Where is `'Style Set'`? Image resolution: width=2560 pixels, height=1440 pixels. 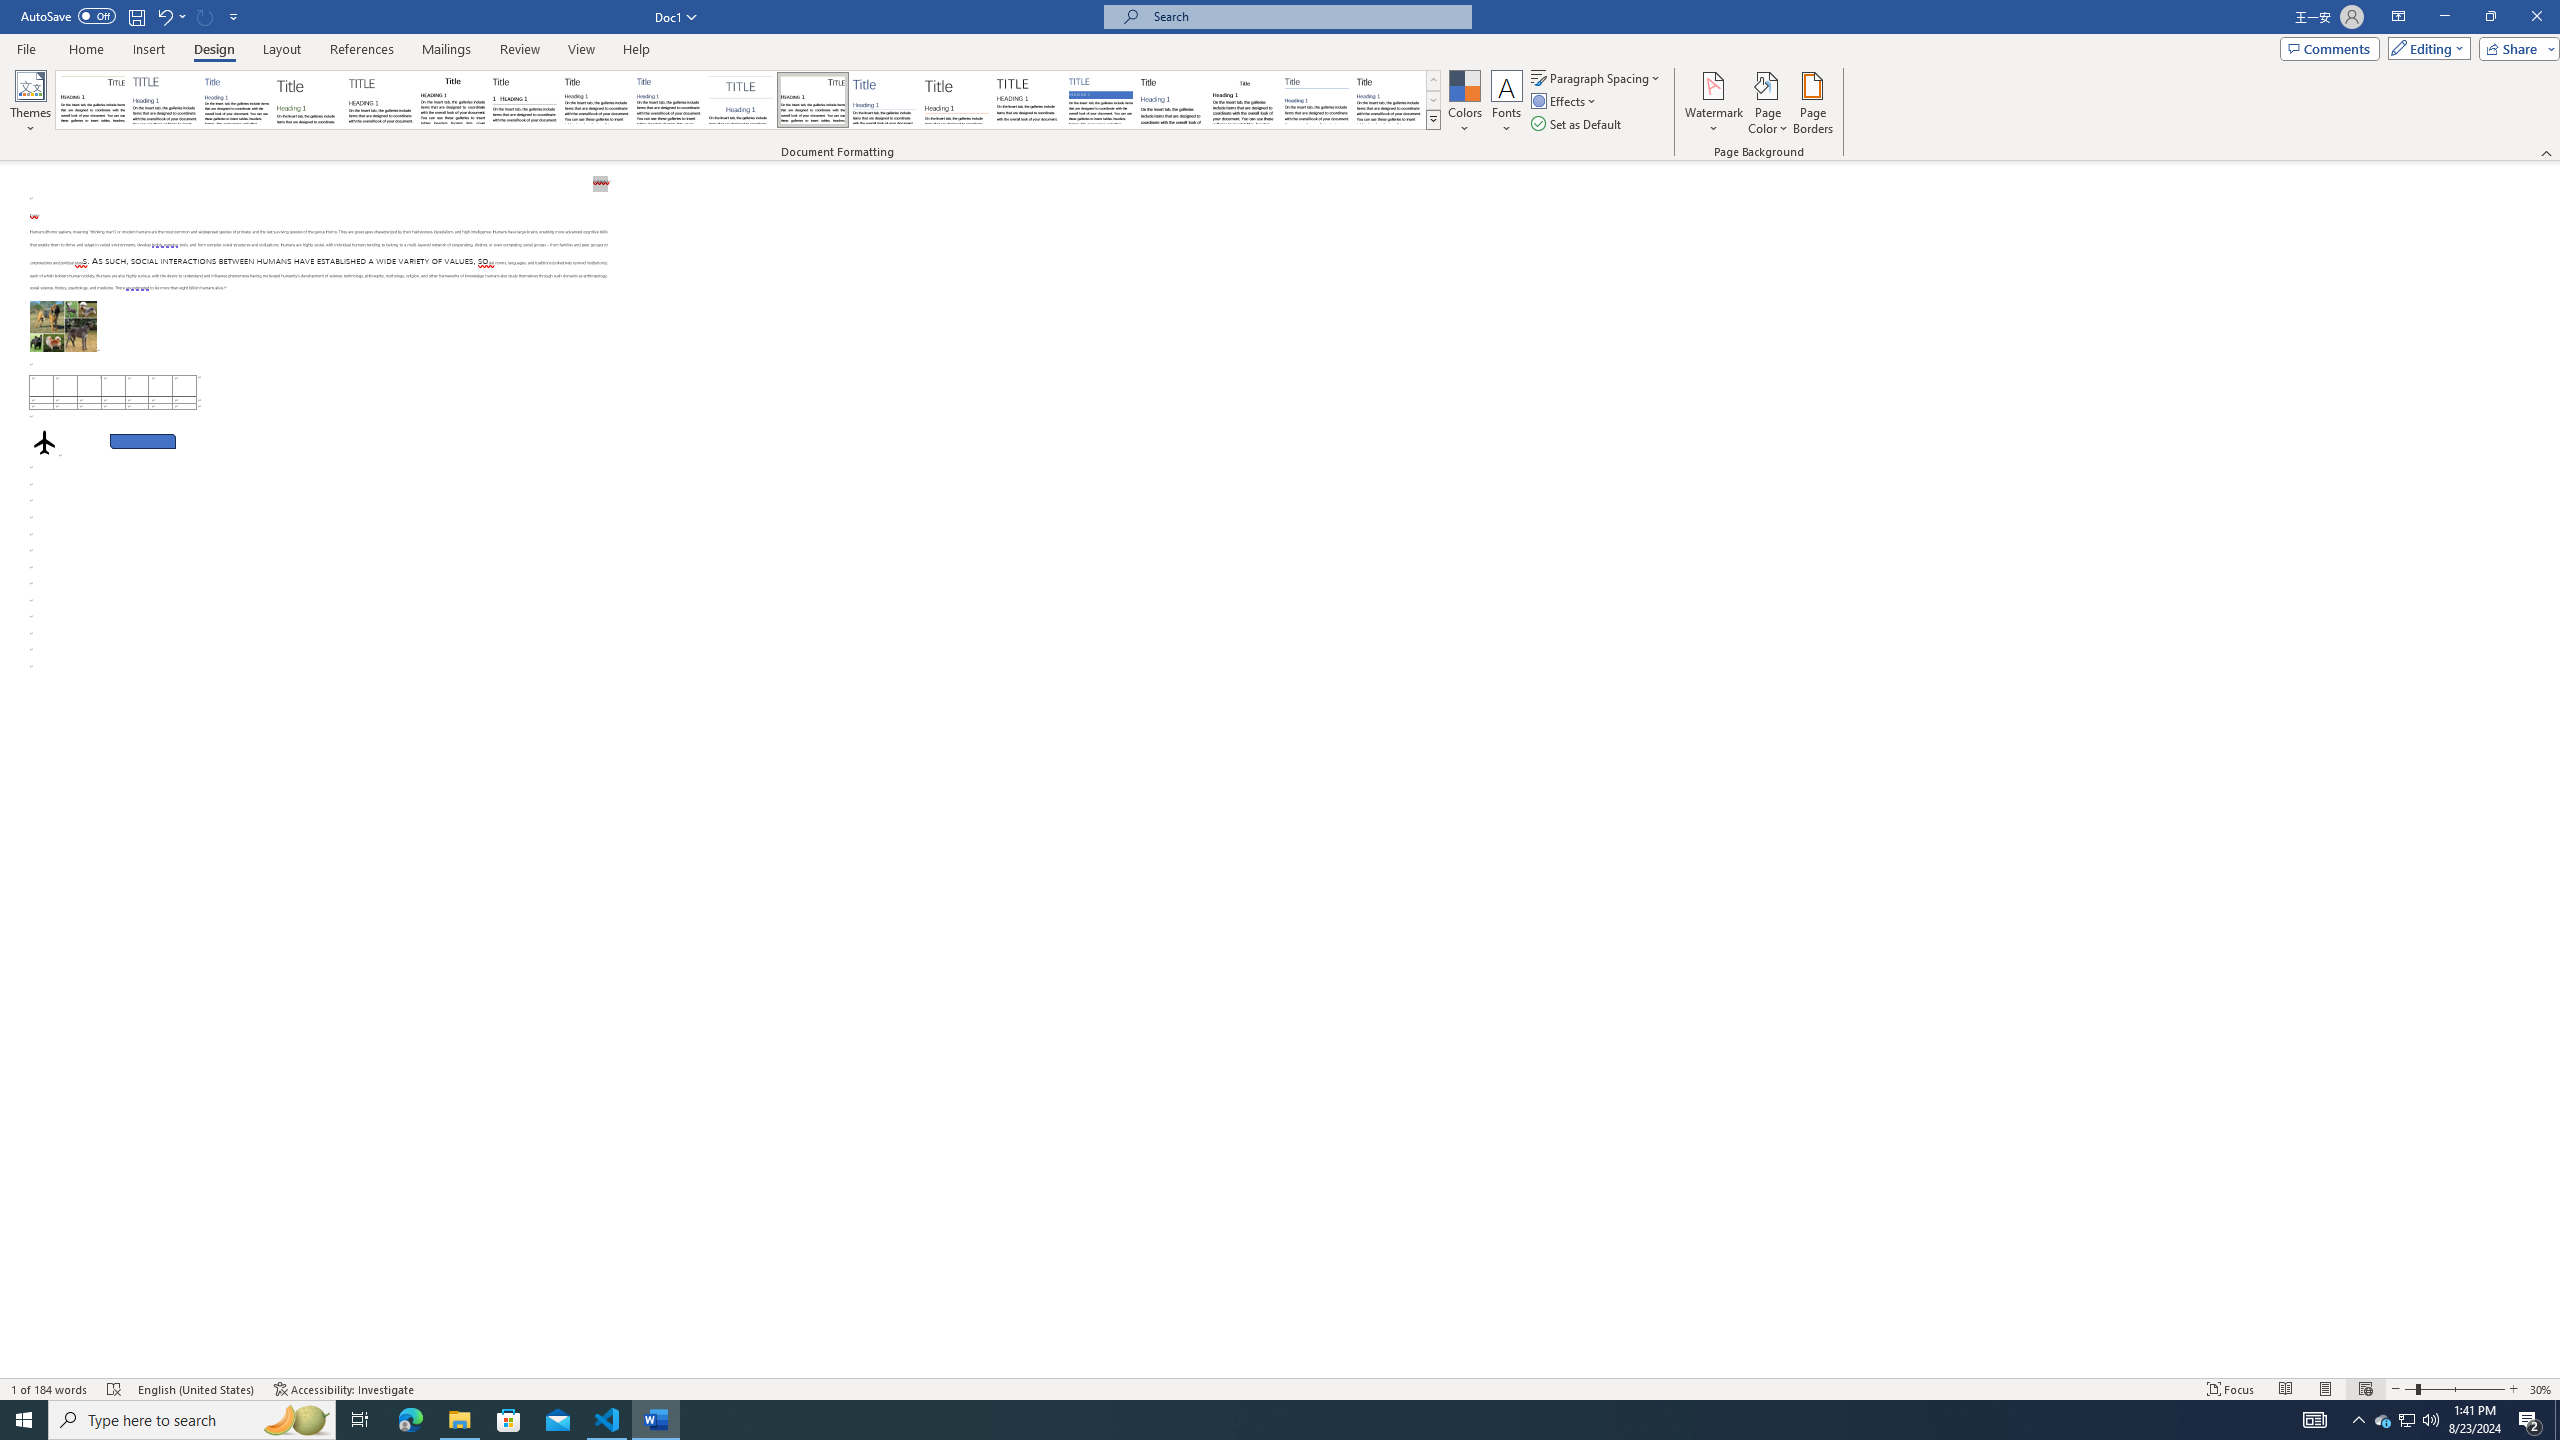 'Style Set' is located at coordinates (1432, 118).